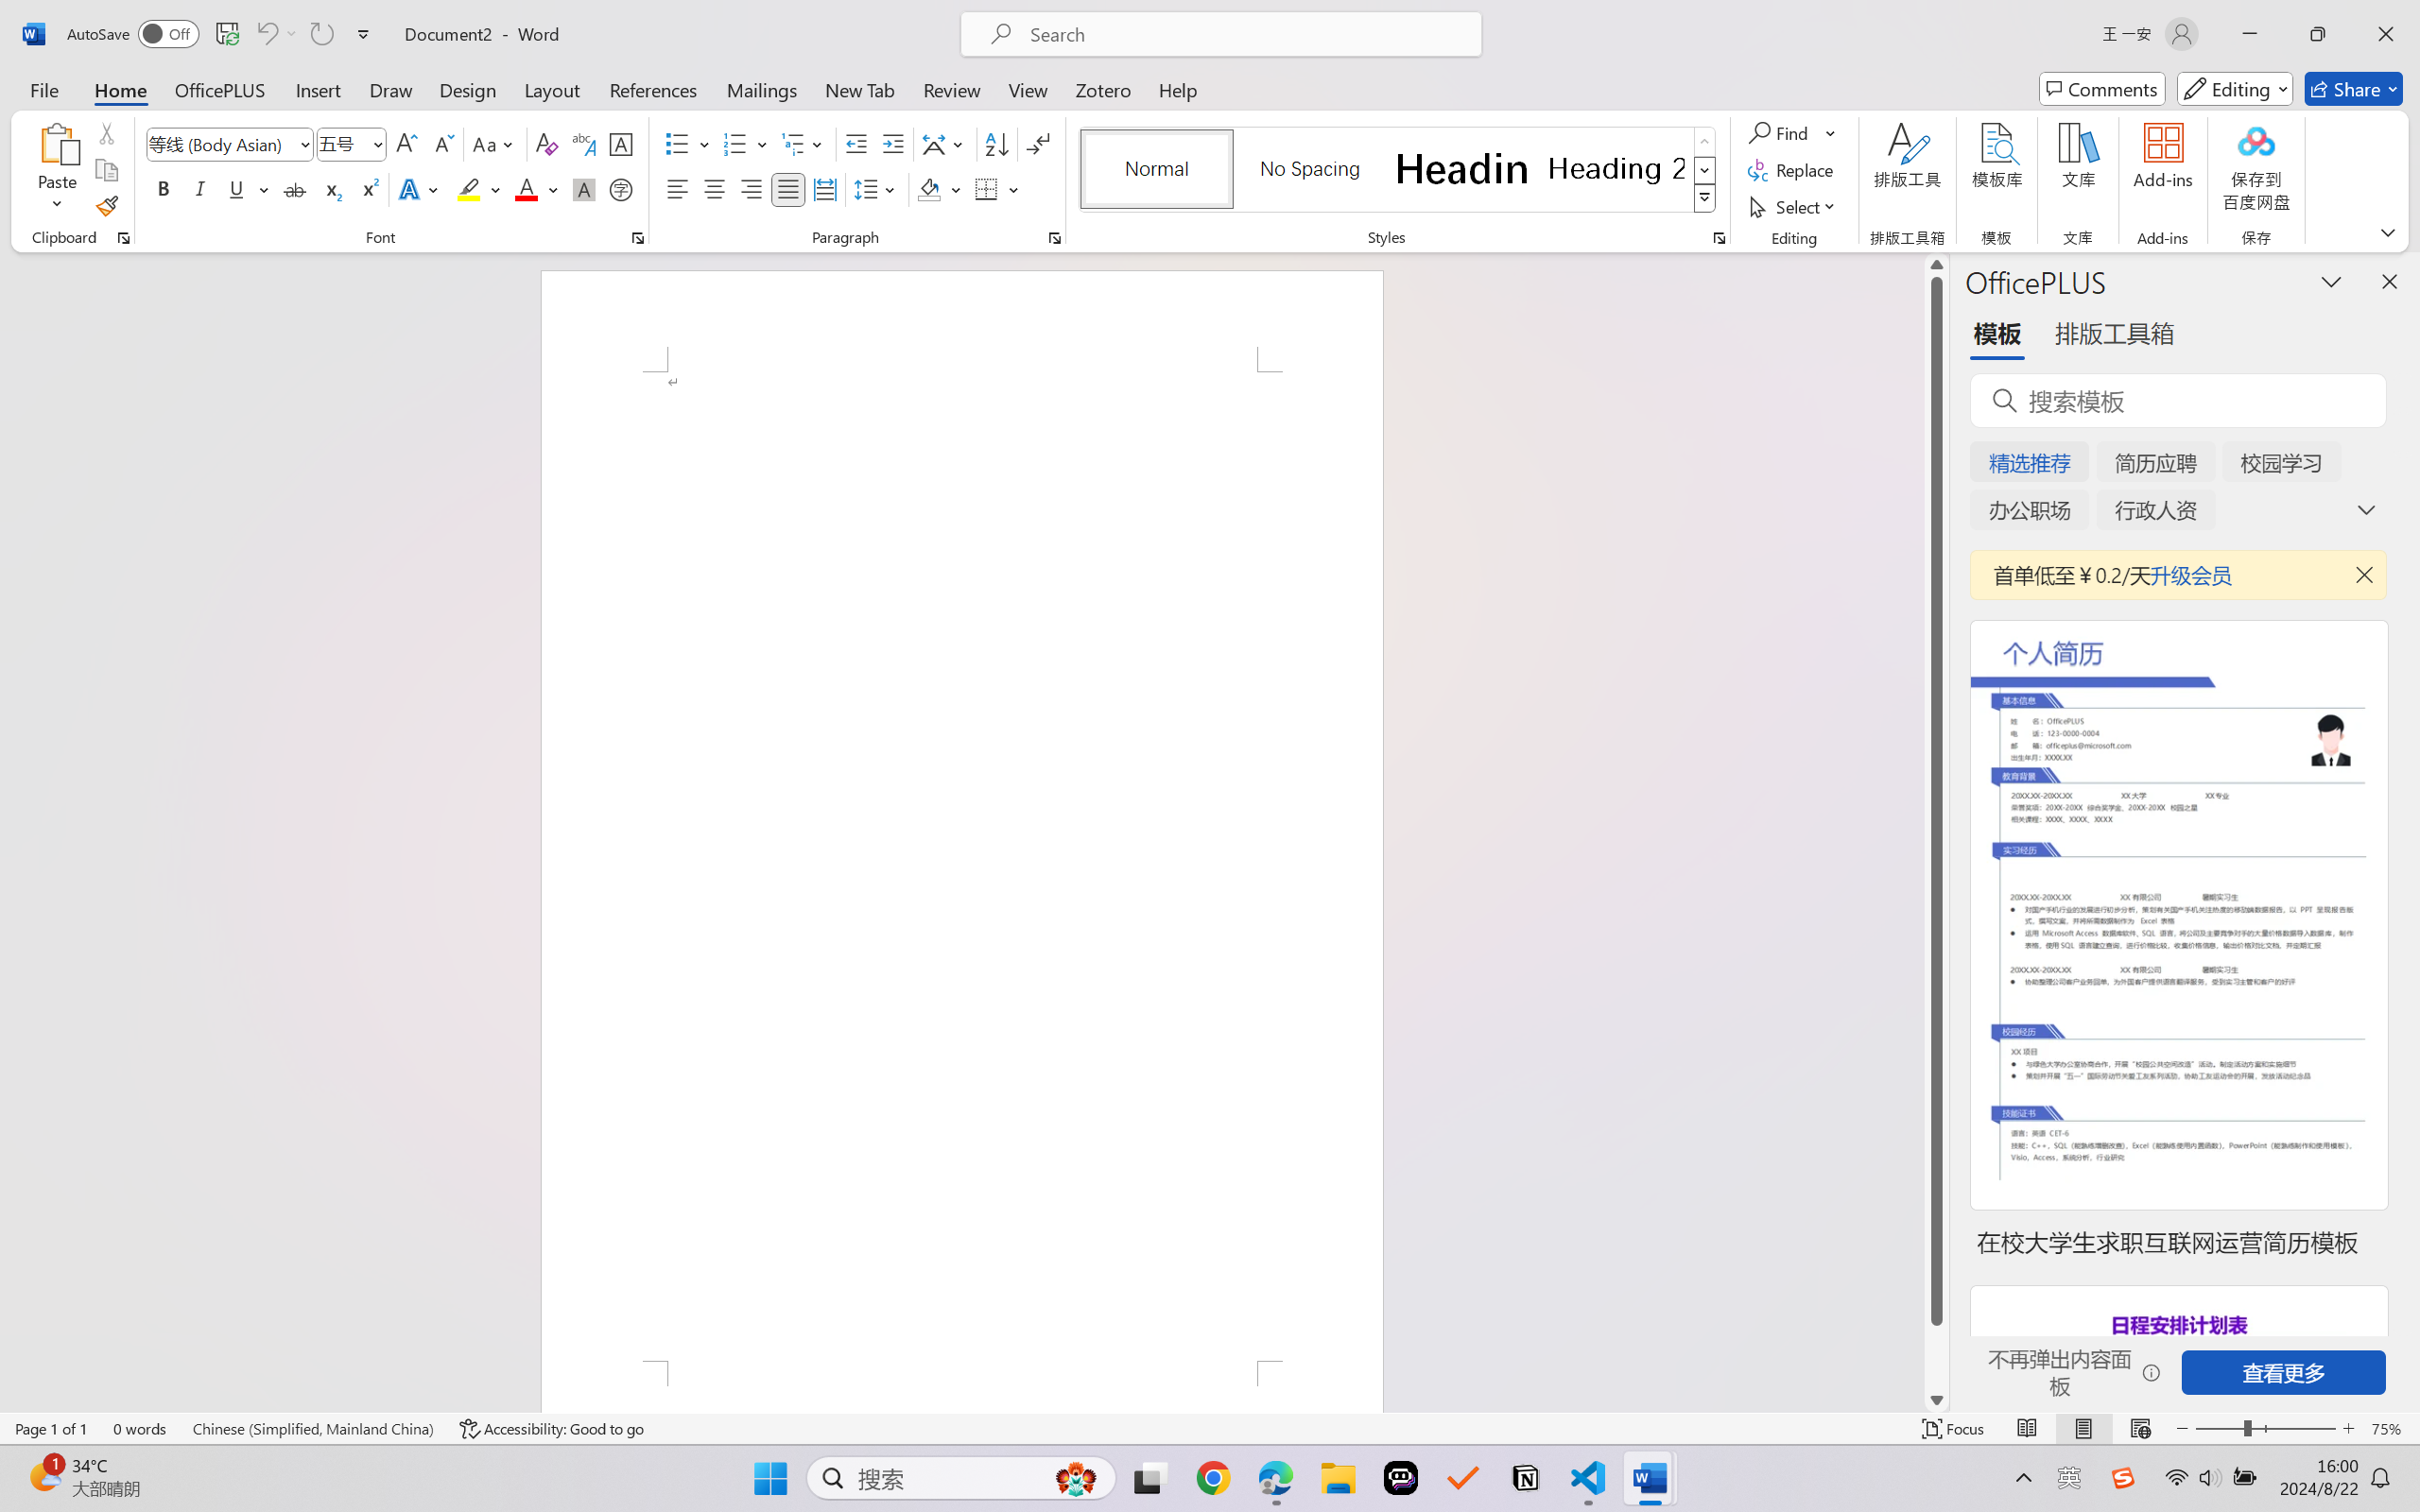  Describe the element at coordinates (1718, 237) in the screenshot. I see `'Styles...'` at that location.